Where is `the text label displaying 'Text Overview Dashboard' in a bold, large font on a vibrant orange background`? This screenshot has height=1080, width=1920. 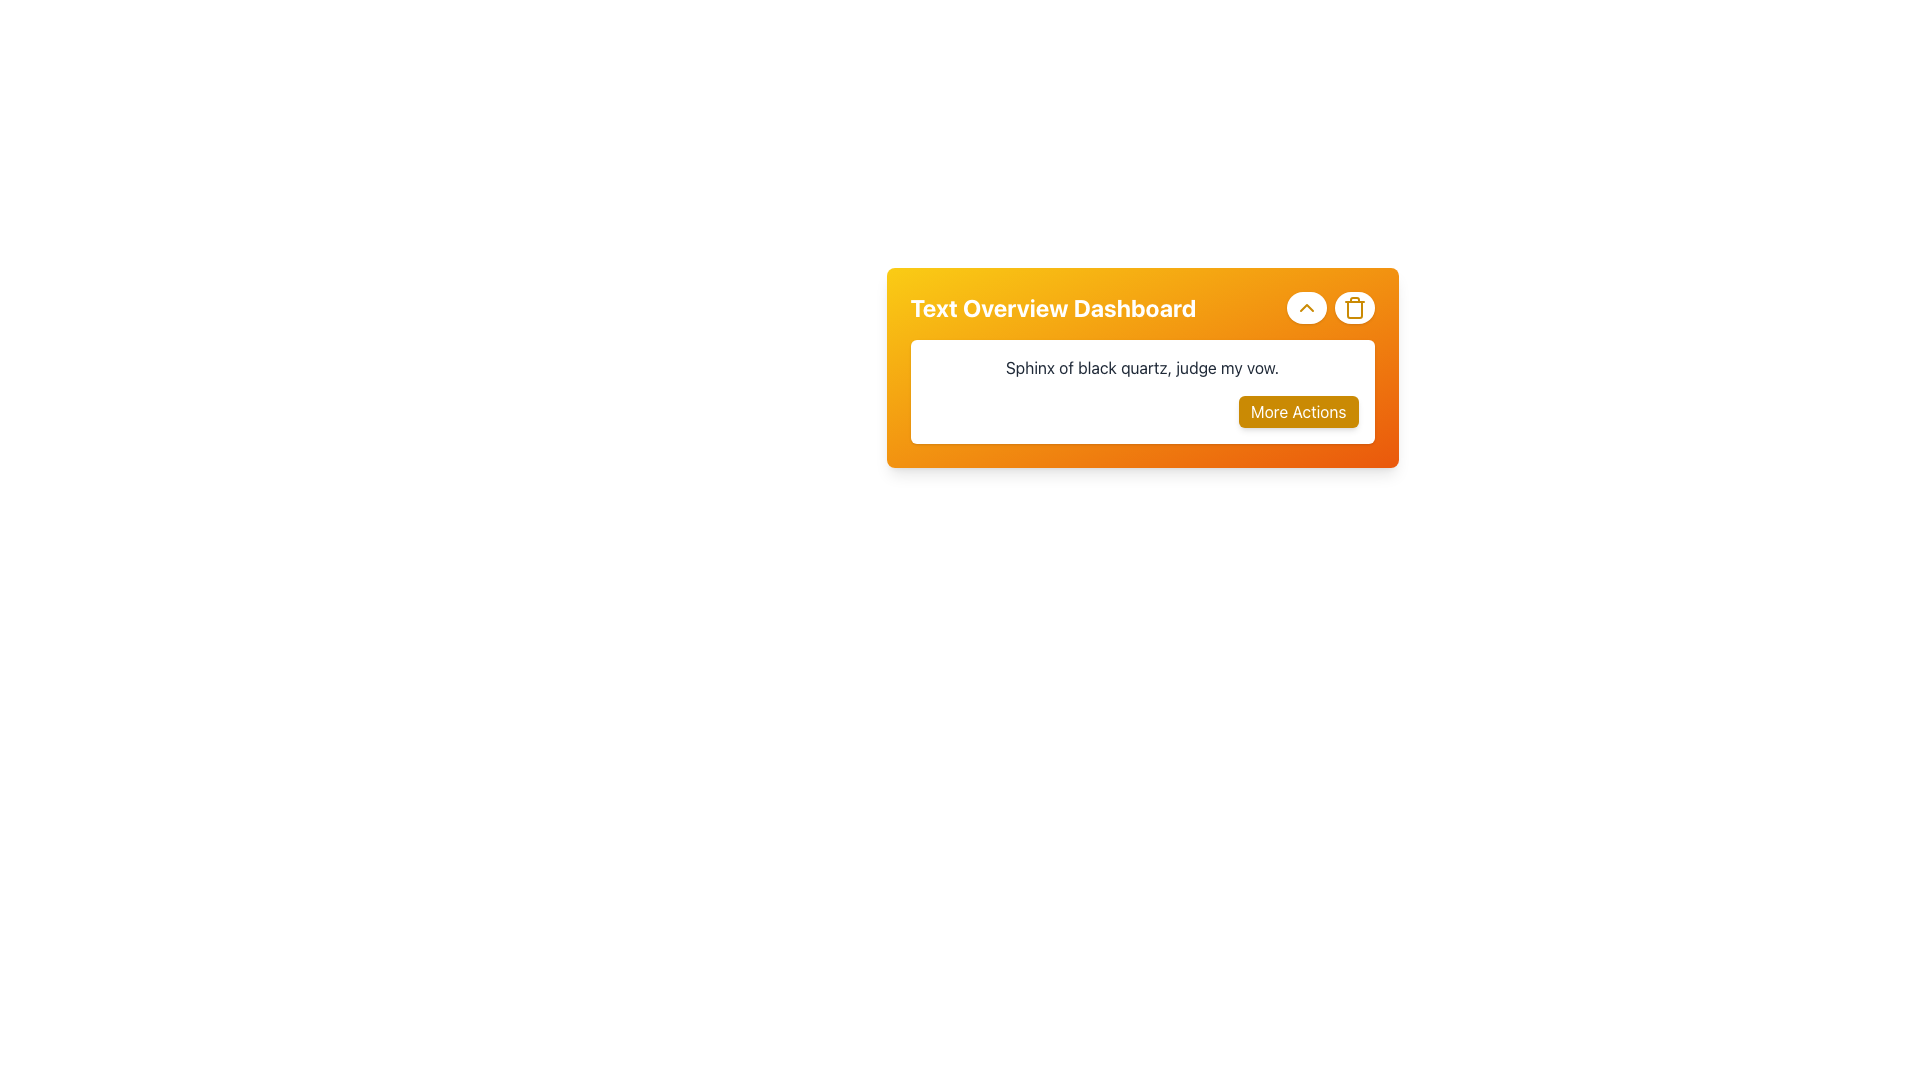
the text label displaying 'Text Overview Dashboard' in a bold, large font on a vibrant orange background is located at coordinates (1052, 308).